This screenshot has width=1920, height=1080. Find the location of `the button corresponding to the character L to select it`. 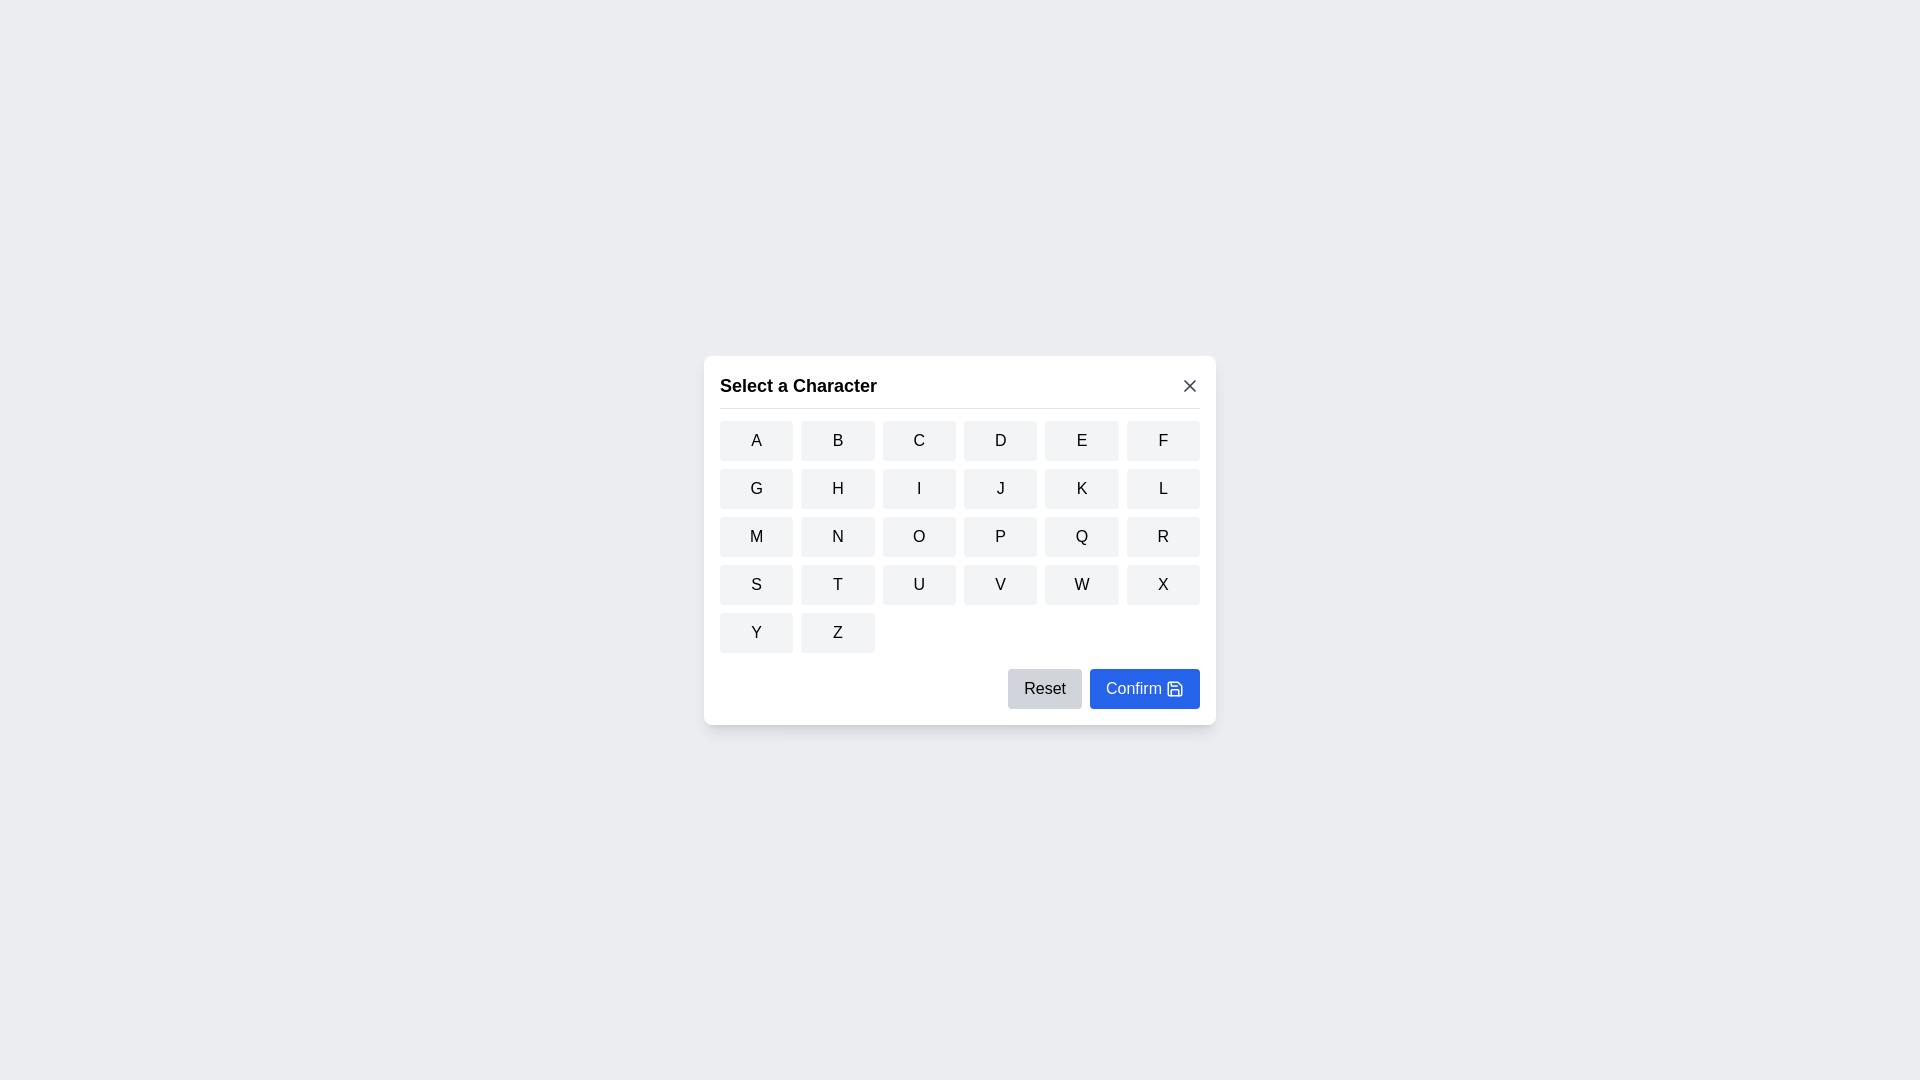

the button corresponding to the character L to select it is located at coordinates (1162, 488).